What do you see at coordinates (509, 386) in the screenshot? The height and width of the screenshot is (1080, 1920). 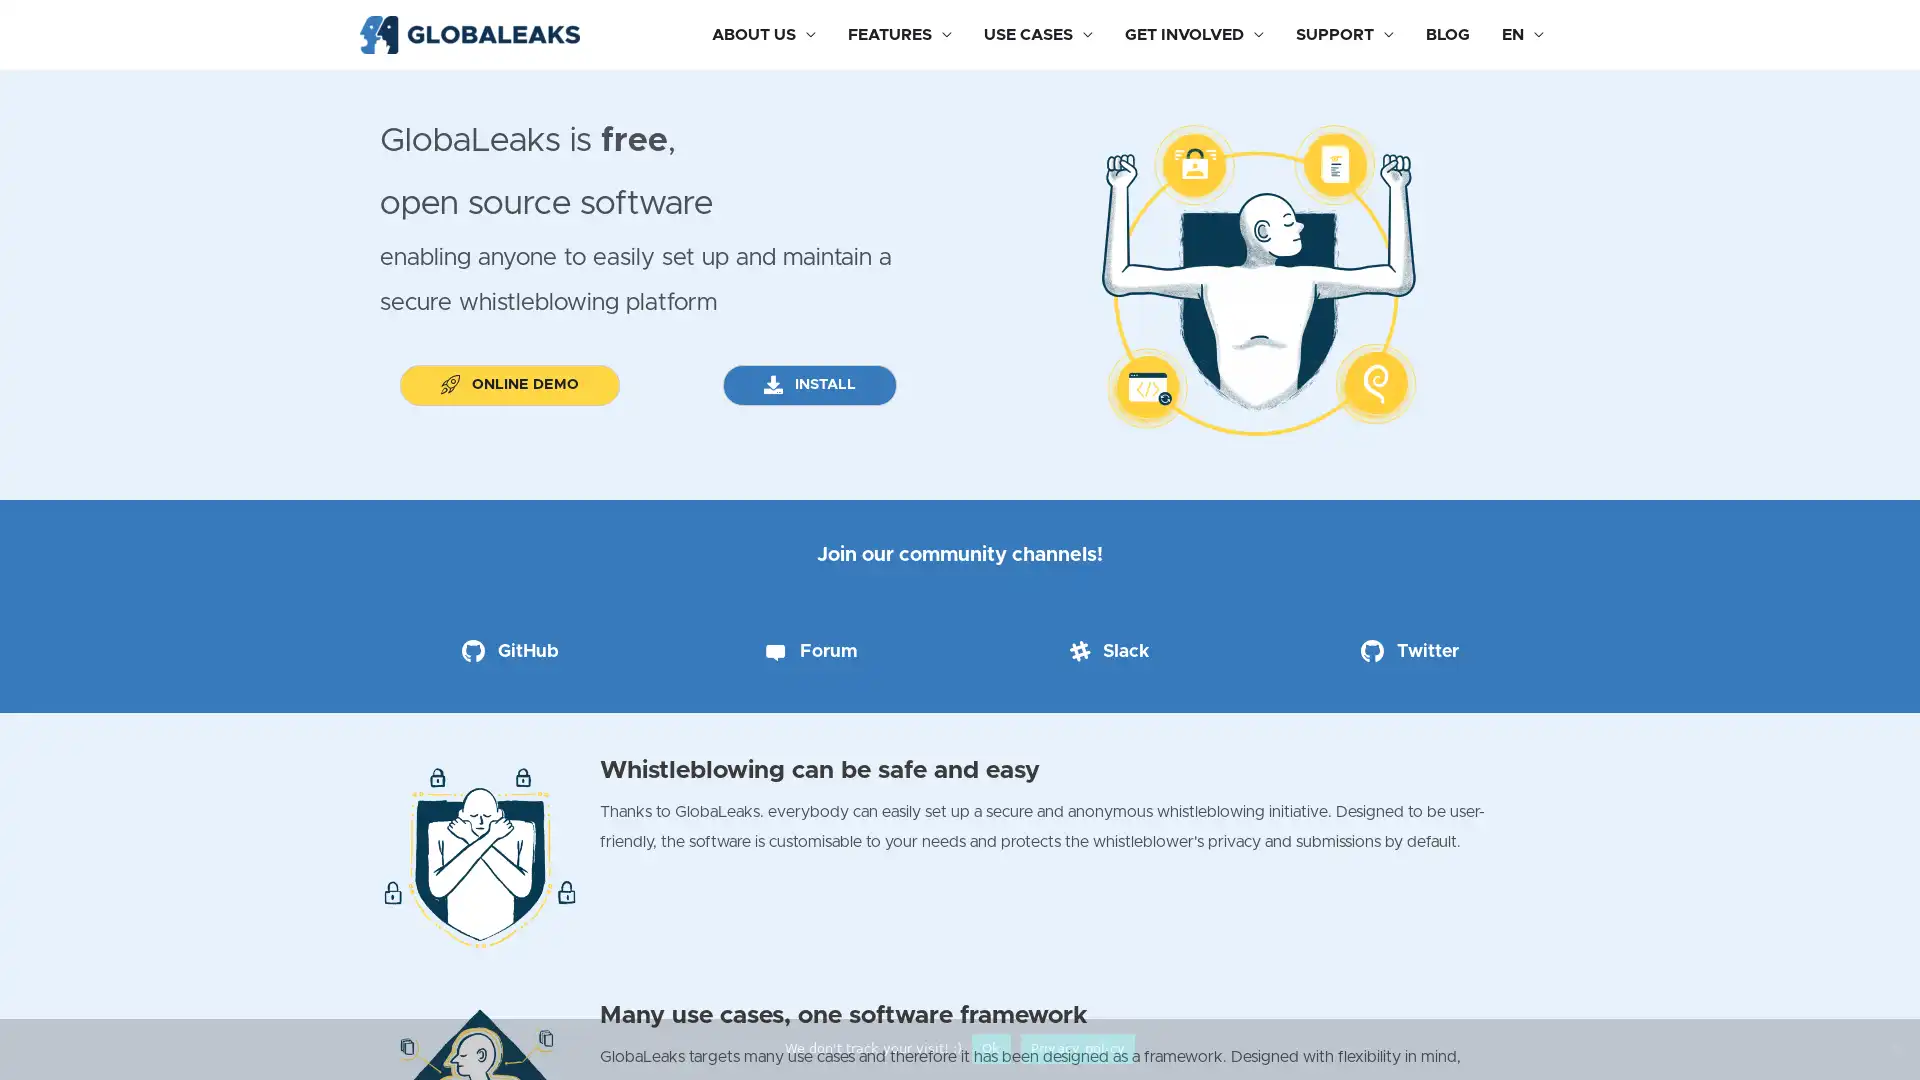 I see `ONLINE DEMO` at bounding box center [509, 386].